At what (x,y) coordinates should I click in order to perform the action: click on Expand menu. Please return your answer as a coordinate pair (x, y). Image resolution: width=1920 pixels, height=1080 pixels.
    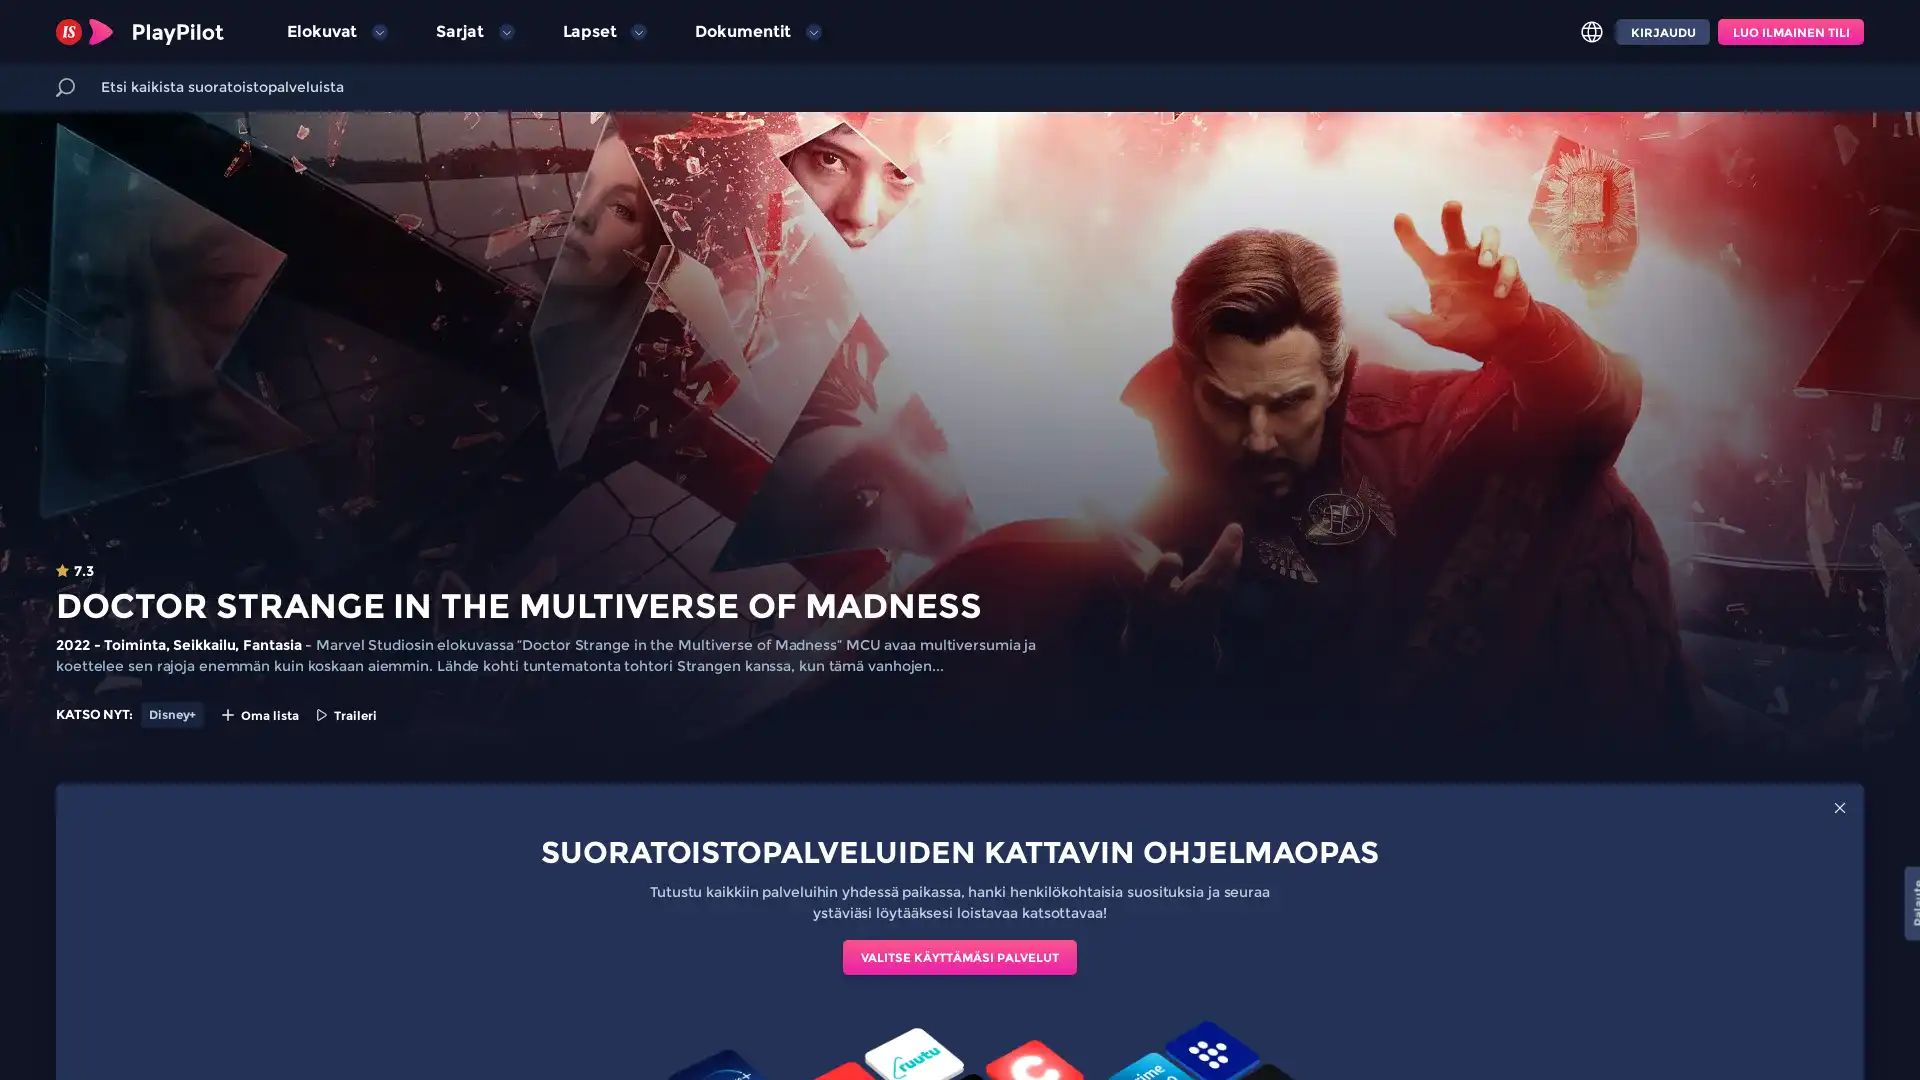
    Looking at the image, I should click on (379, 31).